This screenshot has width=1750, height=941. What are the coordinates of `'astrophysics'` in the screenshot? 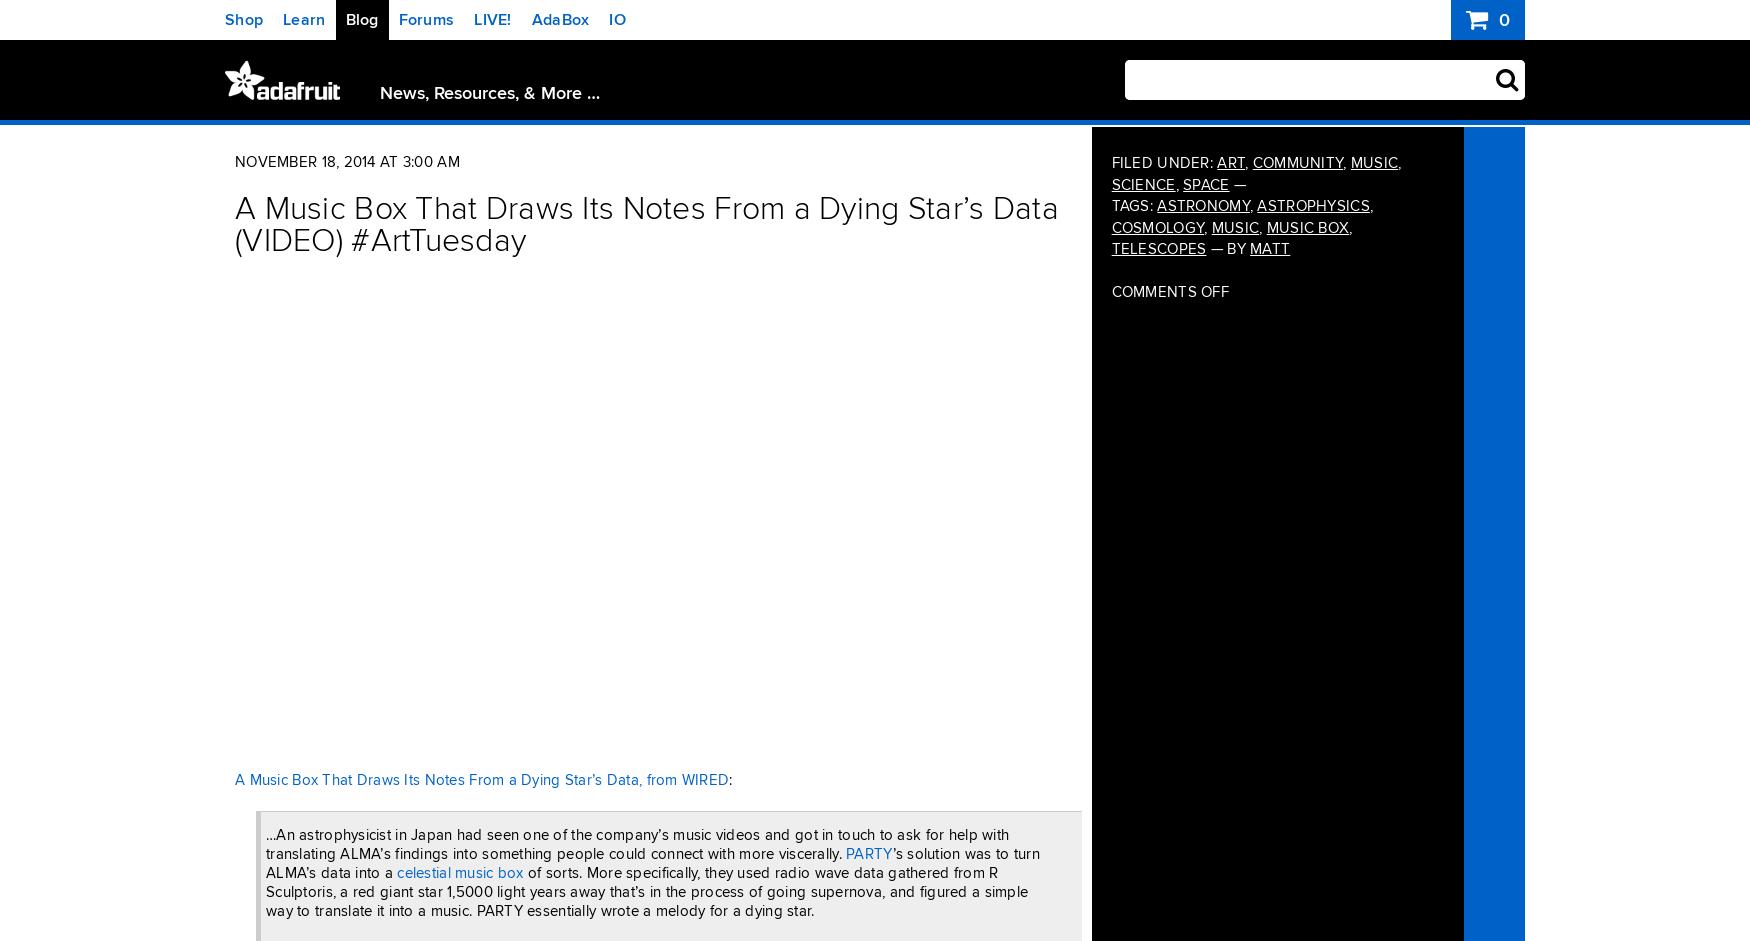 It's located at (1256, 205).